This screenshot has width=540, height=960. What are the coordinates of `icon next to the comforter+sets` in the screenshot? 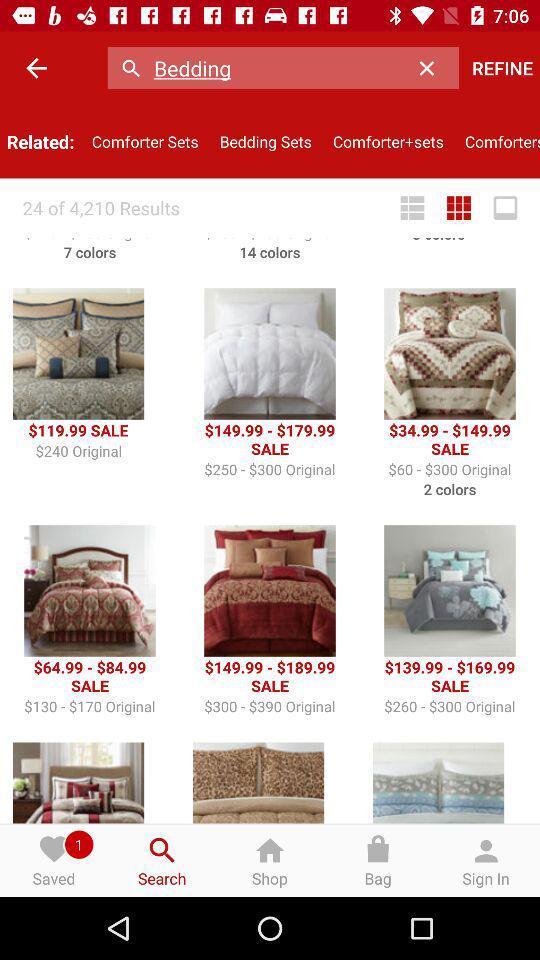 It's located at (496, 140).